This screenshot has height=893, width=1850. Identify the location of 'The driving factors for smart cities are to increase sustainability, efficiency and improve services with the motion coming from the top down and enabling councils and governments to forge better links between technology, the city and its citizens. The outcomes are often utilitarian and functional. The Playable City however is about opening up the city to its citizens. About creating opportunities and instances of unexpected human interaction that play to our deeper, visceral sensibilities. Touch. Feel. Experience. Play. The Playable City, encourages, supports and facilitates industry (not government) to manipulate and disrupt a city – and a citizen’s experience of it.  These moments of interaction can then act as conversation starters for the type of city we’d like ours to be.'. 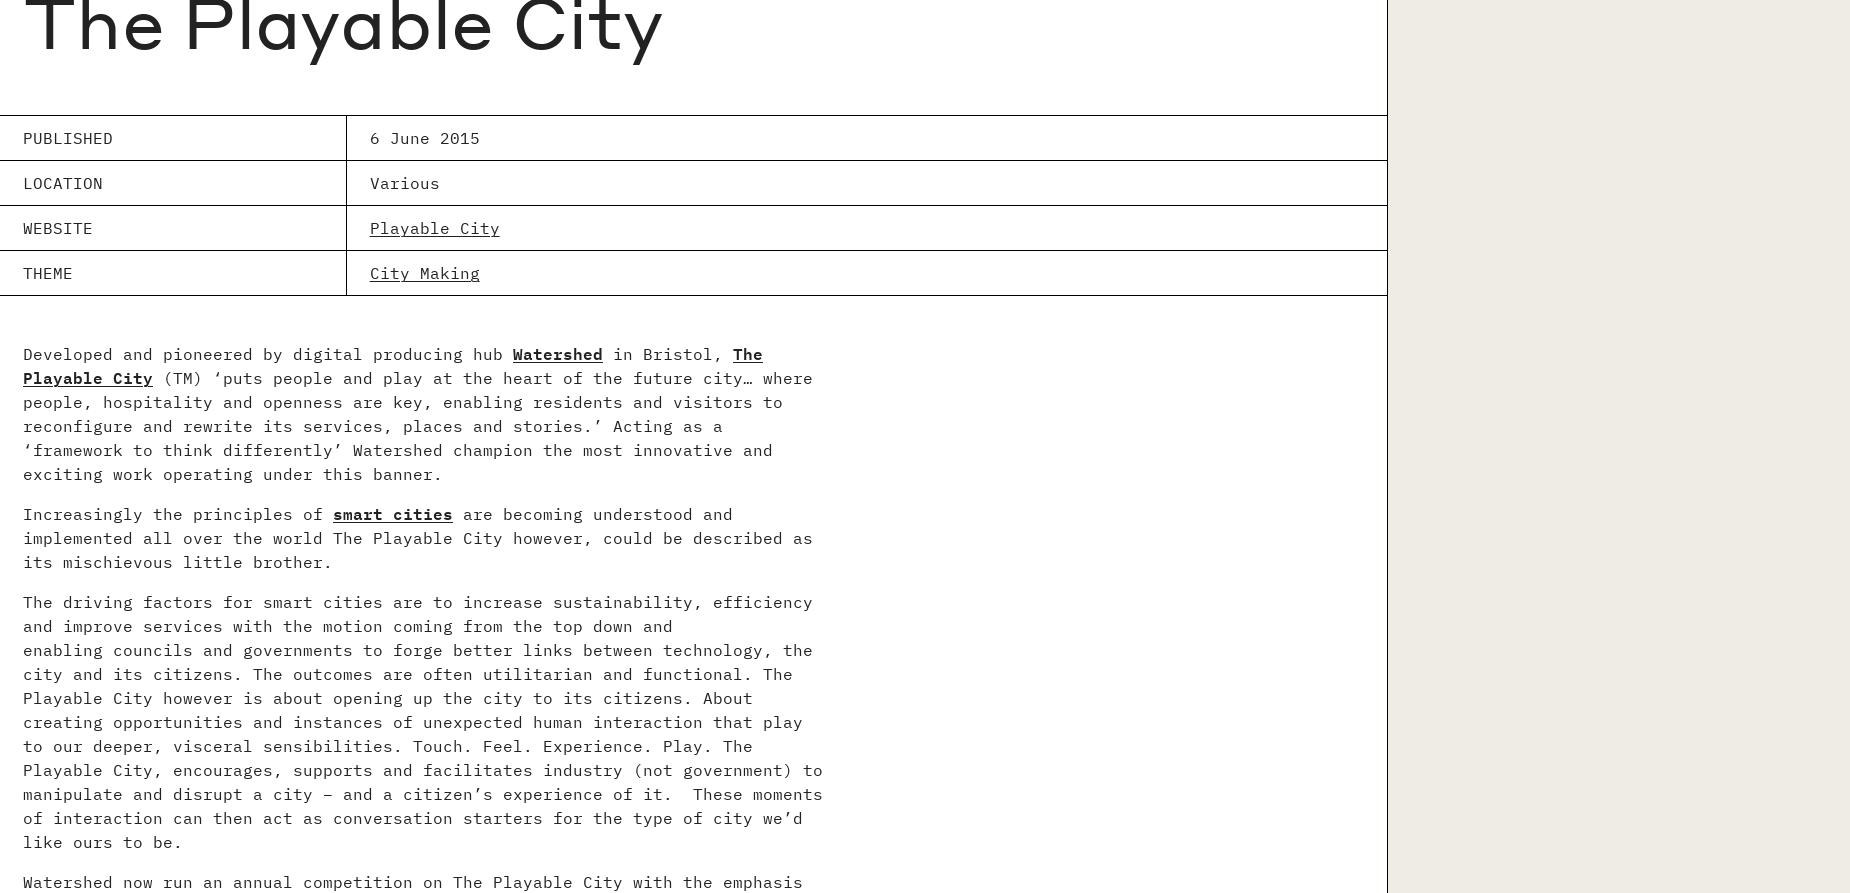
(421, 721).